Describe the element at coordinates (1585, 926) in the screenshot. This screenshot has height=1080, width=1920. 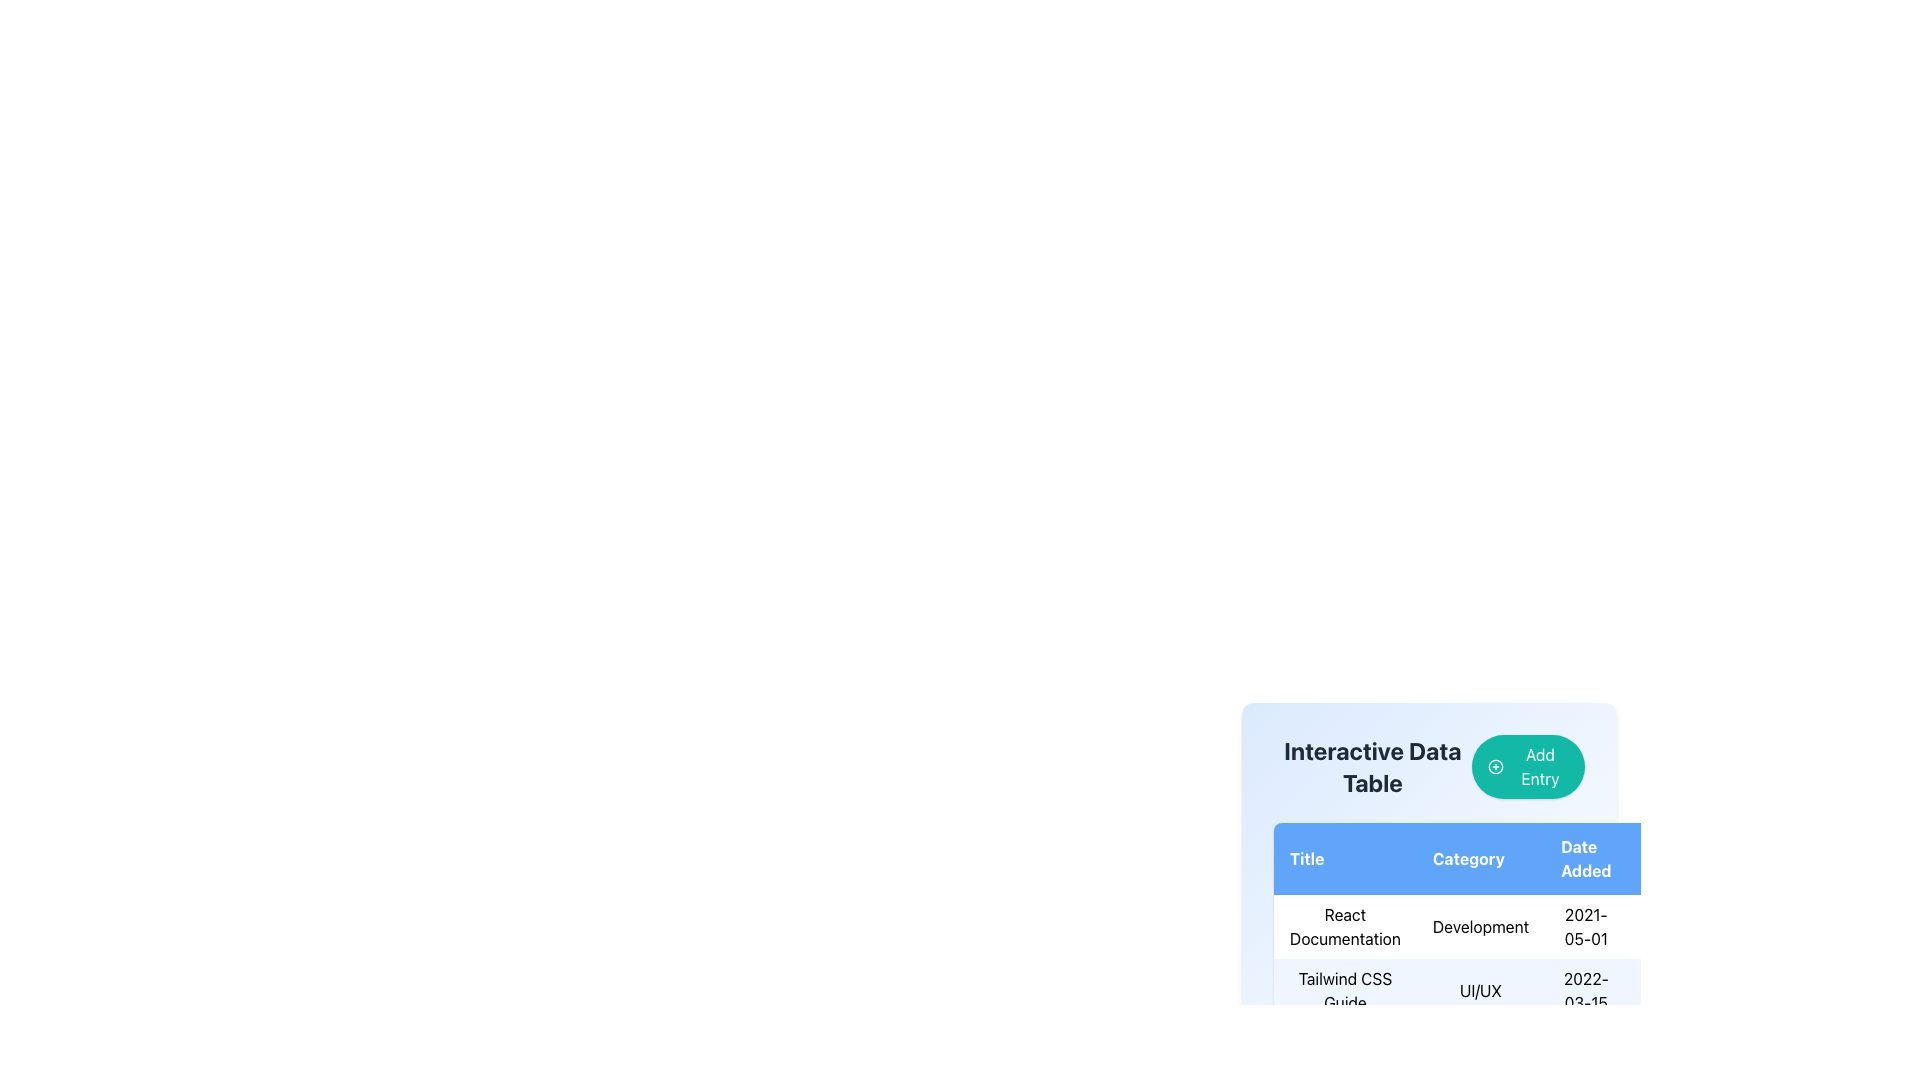
I see `the textual representation of the date '2021-05-01' from the 'Date Added' column in the 'Interactive Data Table'` at that location.